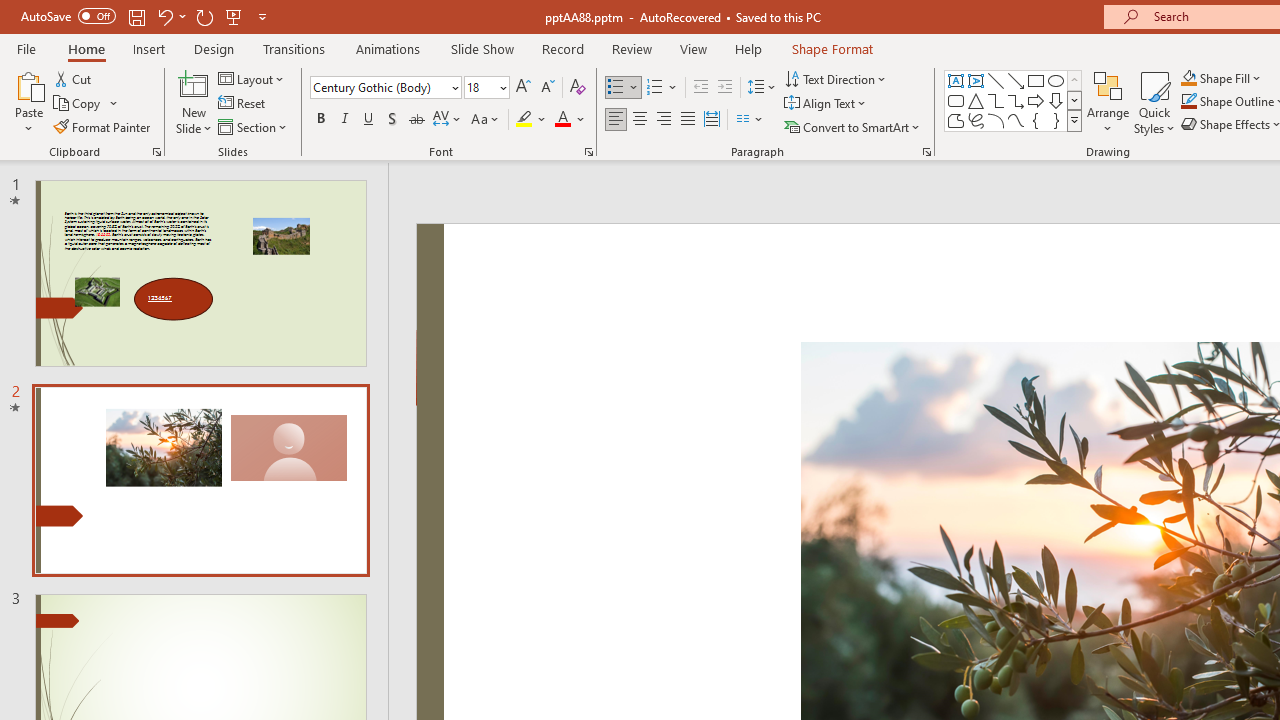  I want to click on 'Font Color Red', so click(561, 119).